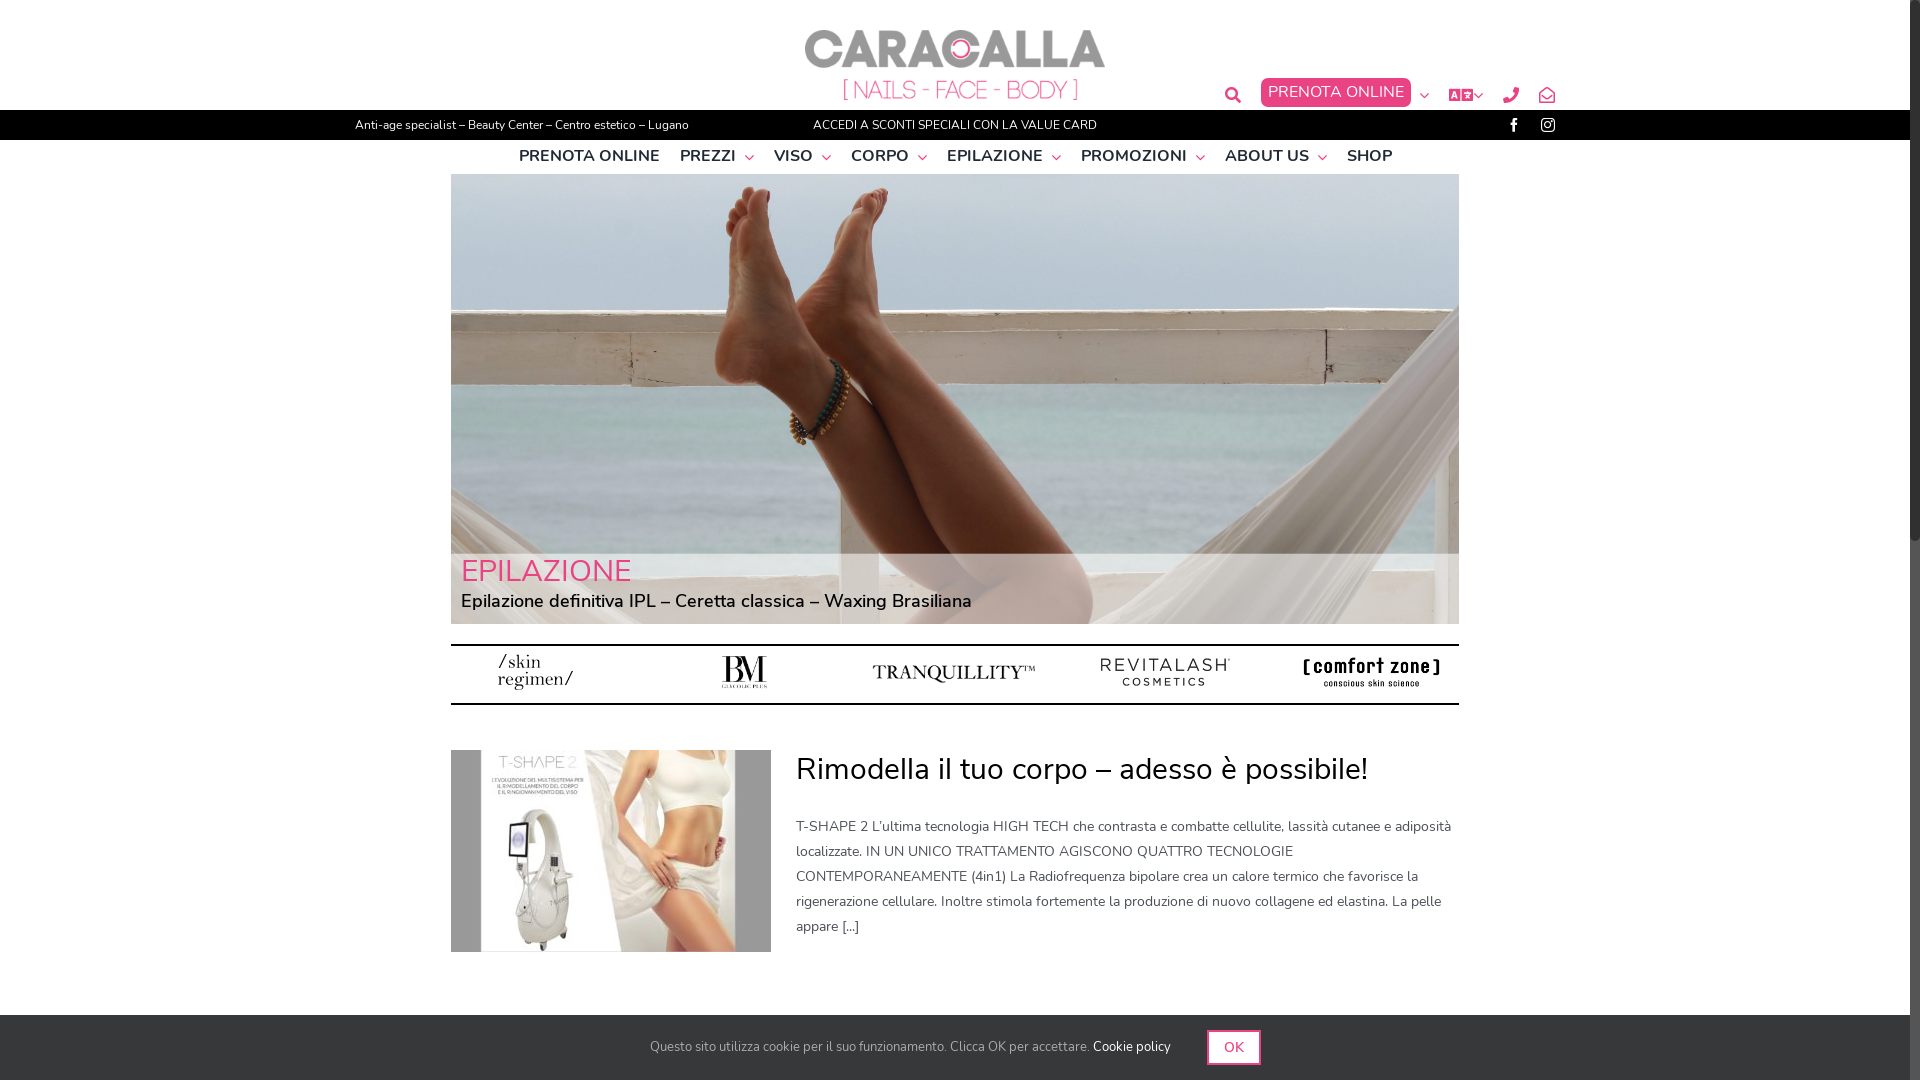  Describe the element at coordinates (587, 155) in the screenshot. I see `'PRENOTA ONLINE'` at that location.